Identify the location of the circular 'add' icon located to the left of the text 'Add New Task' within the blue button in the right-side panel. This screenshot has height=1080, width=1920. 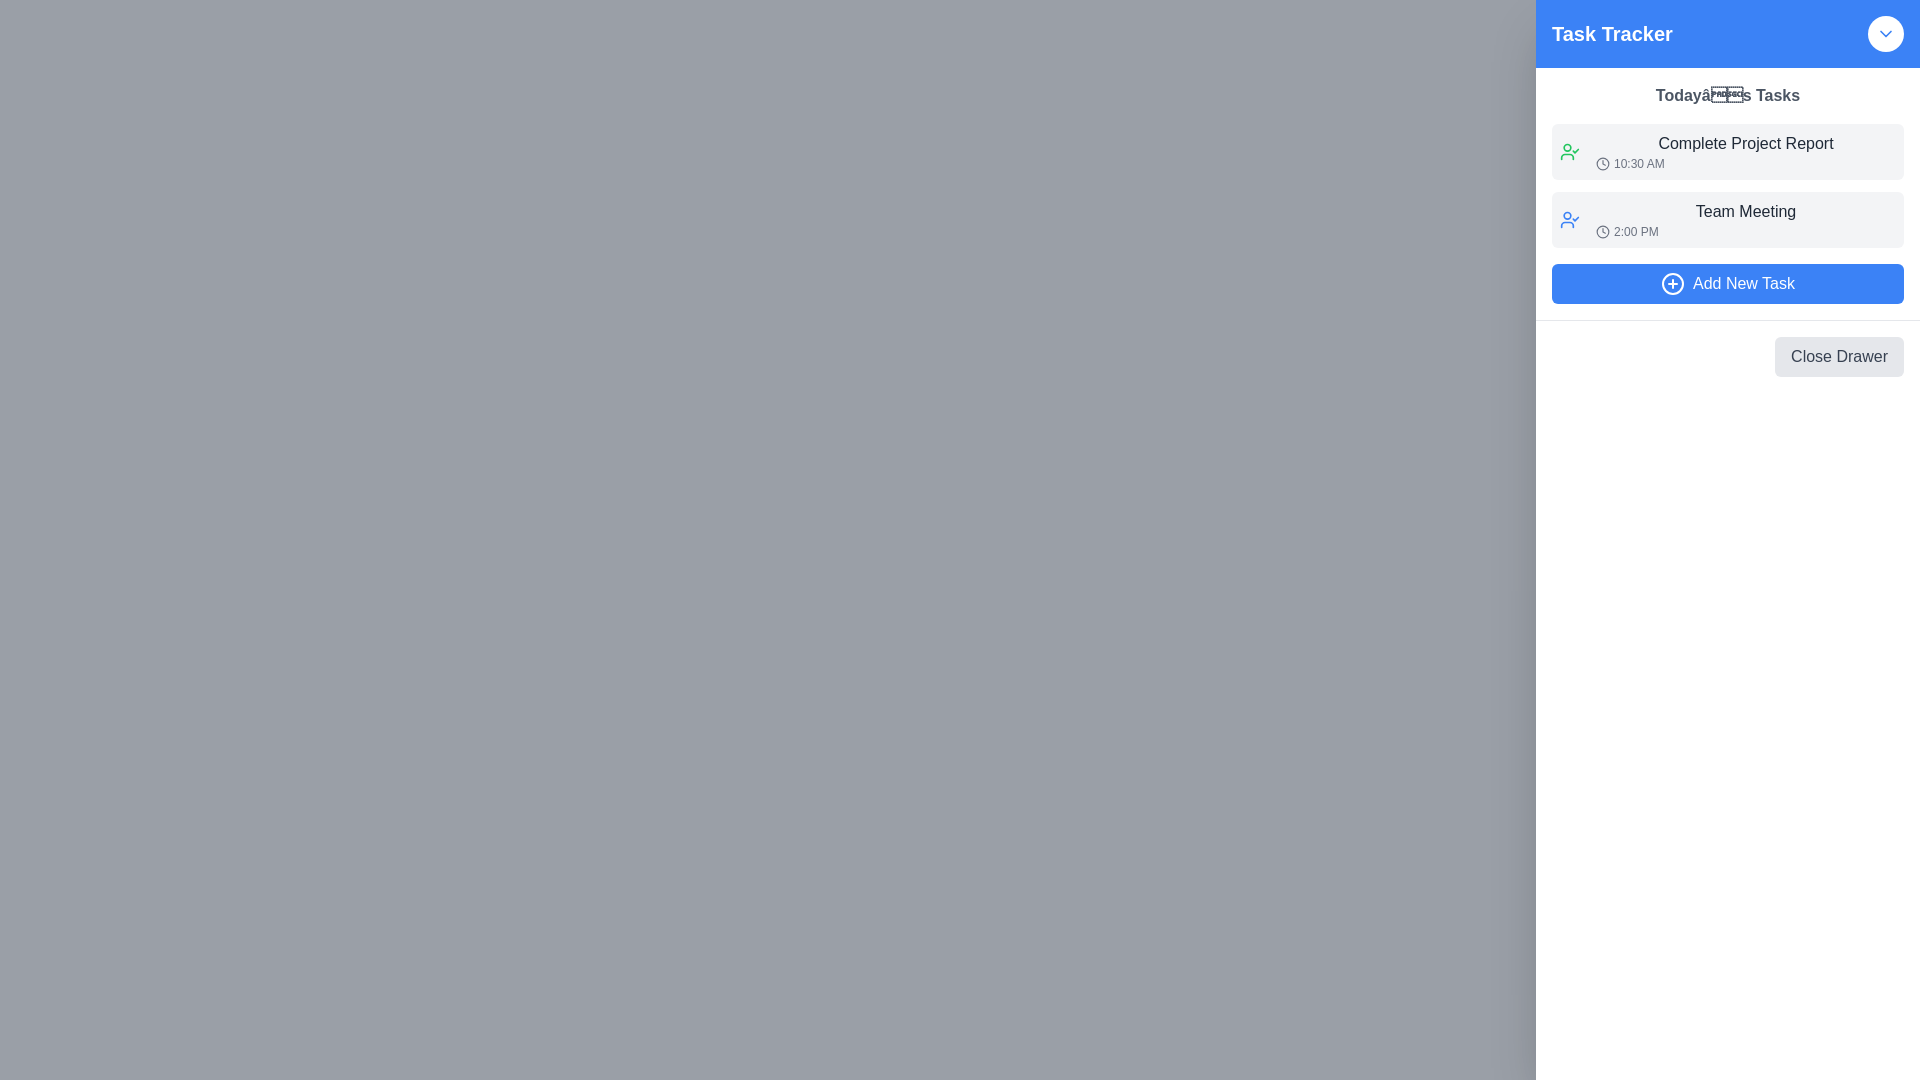
(1673, 284).